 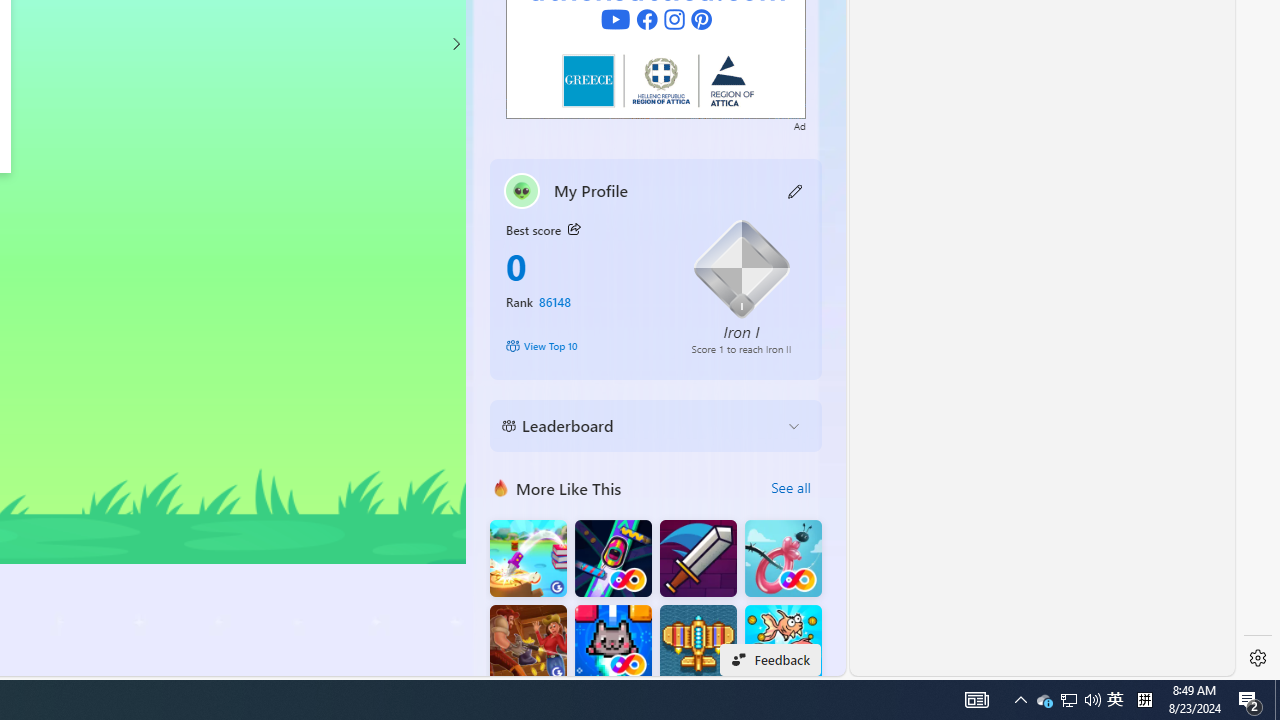 I want to click on 'Leaderboard', so click(x=640, y=424).